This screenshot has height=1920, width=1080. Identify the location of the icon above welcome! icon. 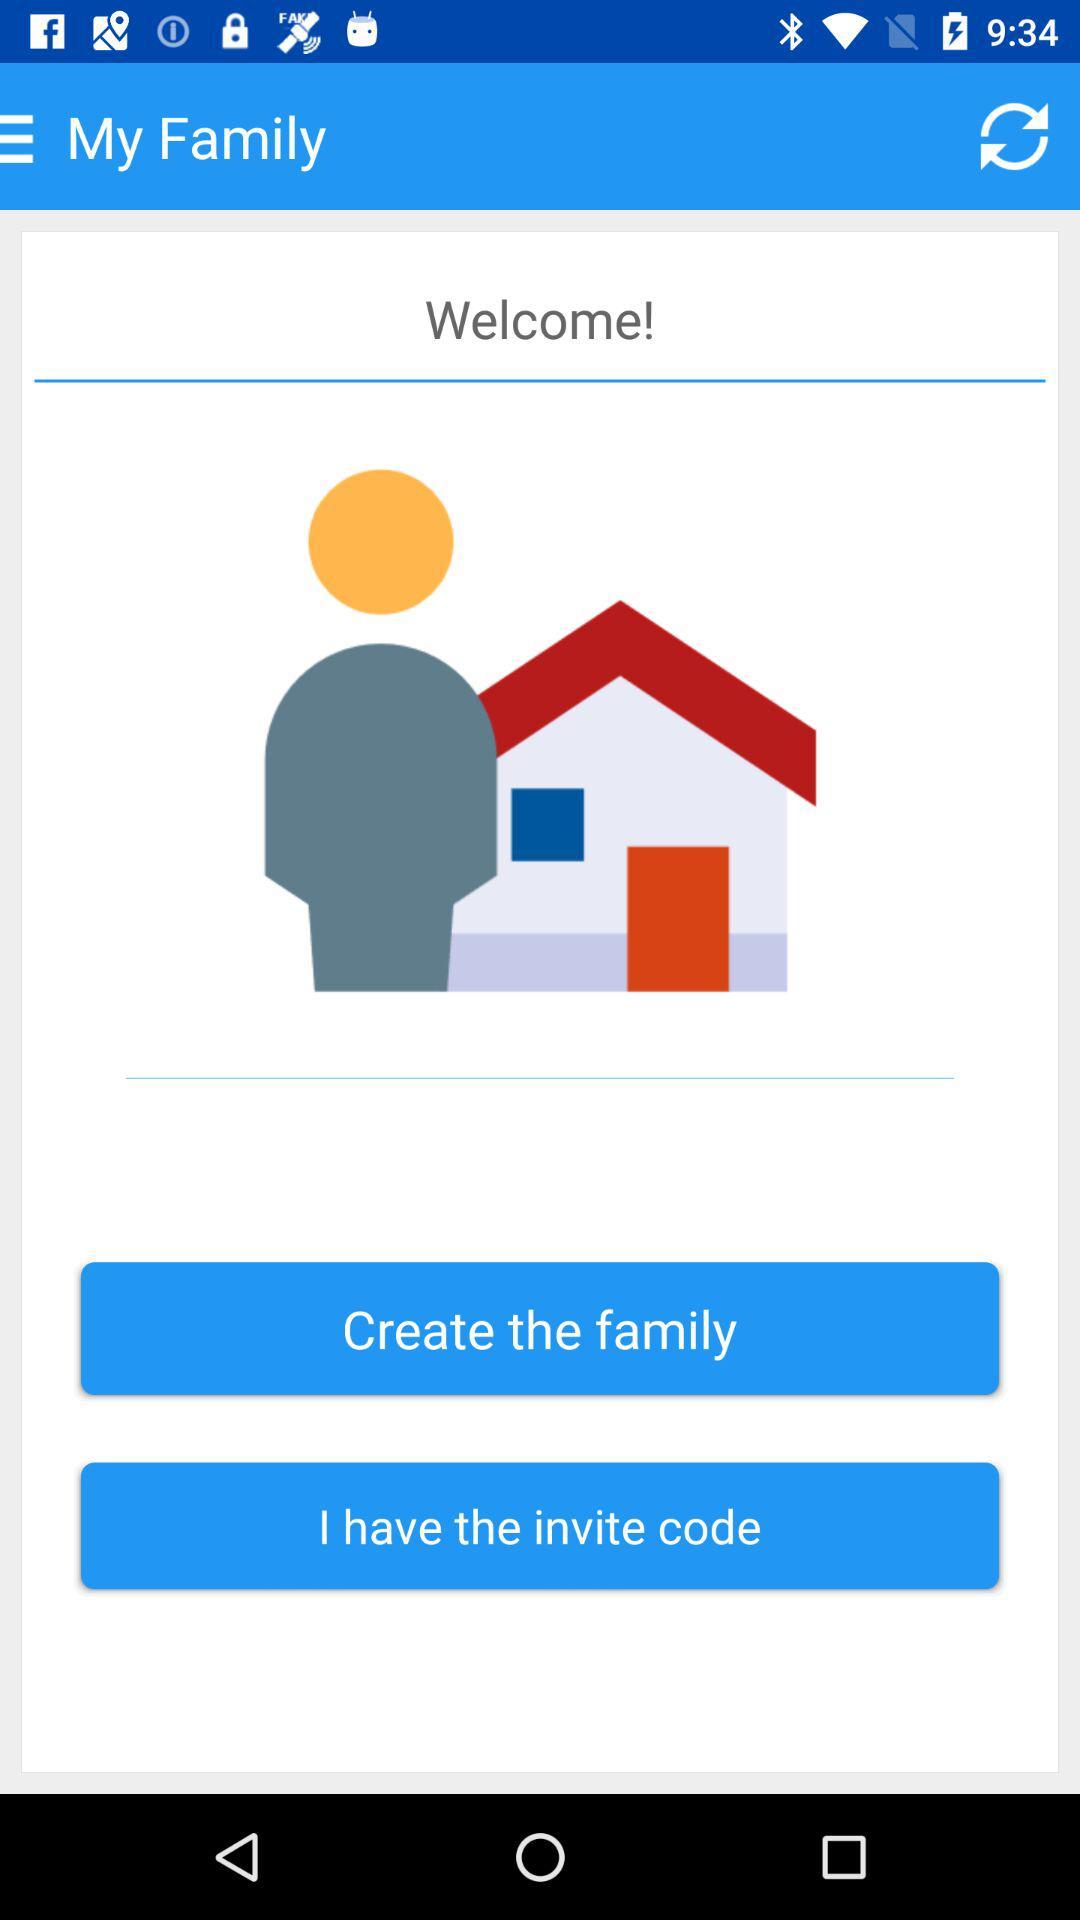
(1014, 135).